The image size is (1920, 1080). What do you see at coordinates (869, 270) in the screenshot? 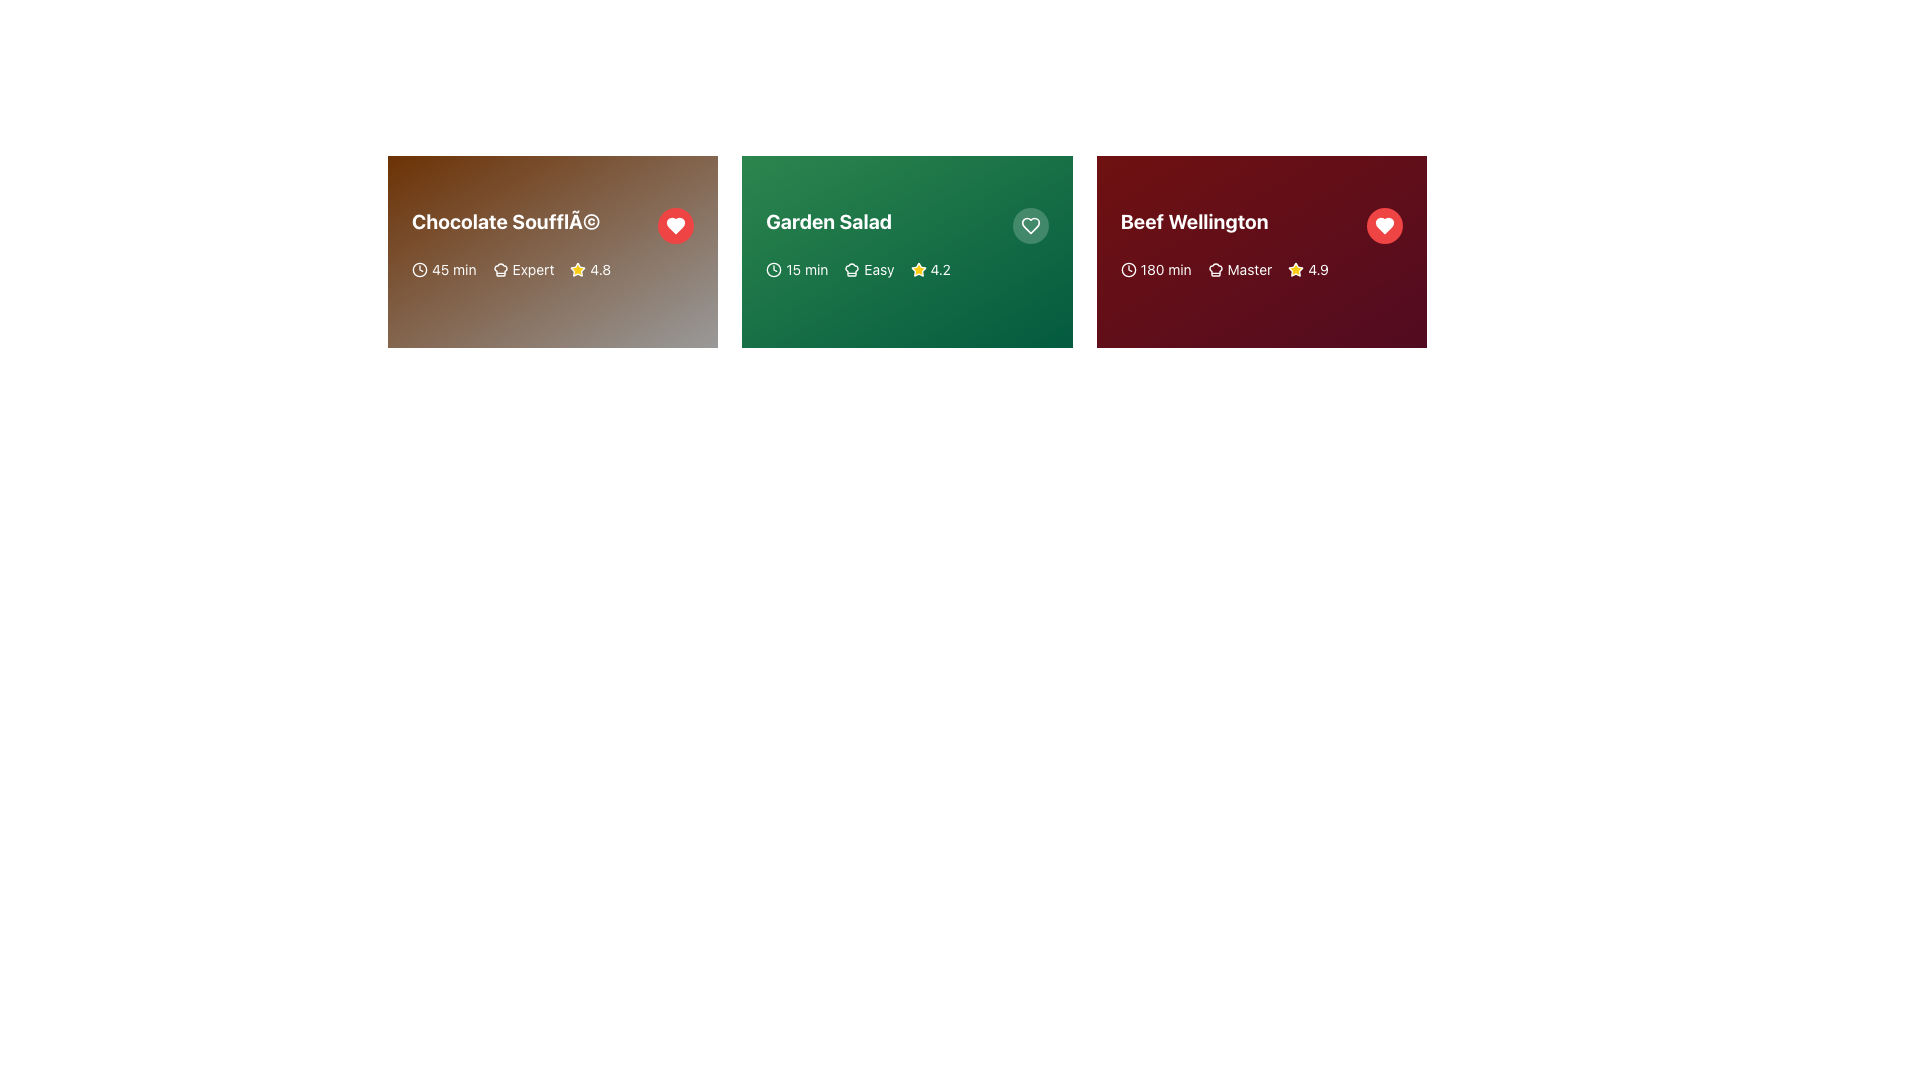
I see `the difficulty level label with an icon indicating that the recipe is easy to prepare, located within the 'Garden Salad' card, positioned below the dish name and next to the '15 min' label` at bounding box center [869, 270].